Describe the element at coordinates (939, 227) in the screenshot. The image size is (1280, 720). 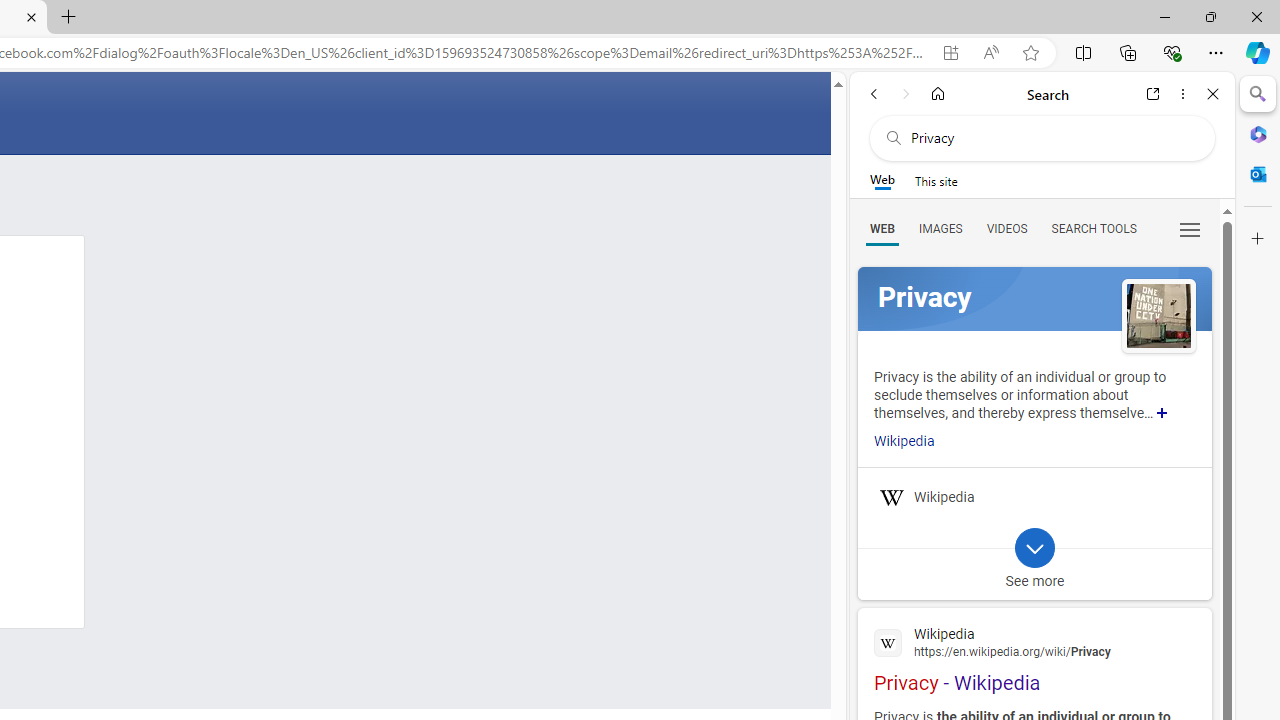
I see `'Search Filter, IMAGES'` at that location.